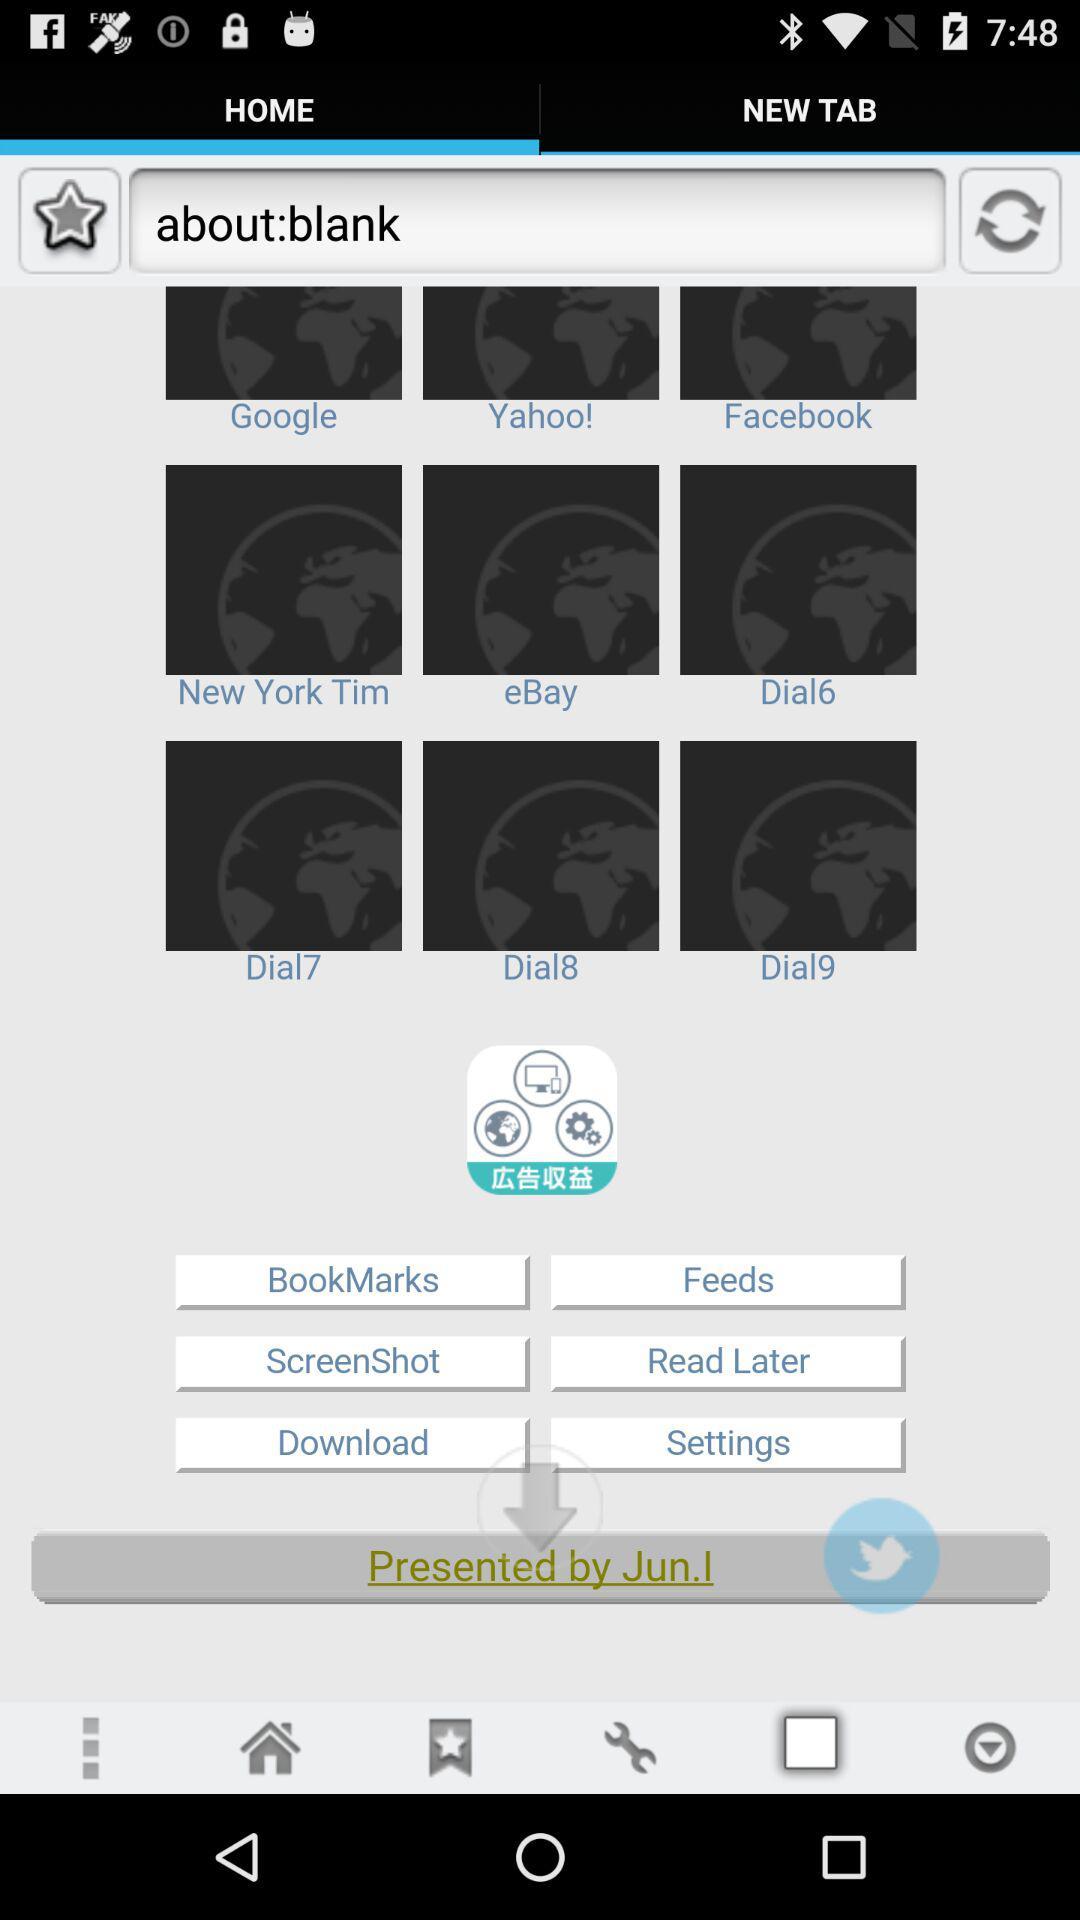 This screenshot has height=1920, width=1080. I want to click on the arrow_downward icon, so click(540, 1613).